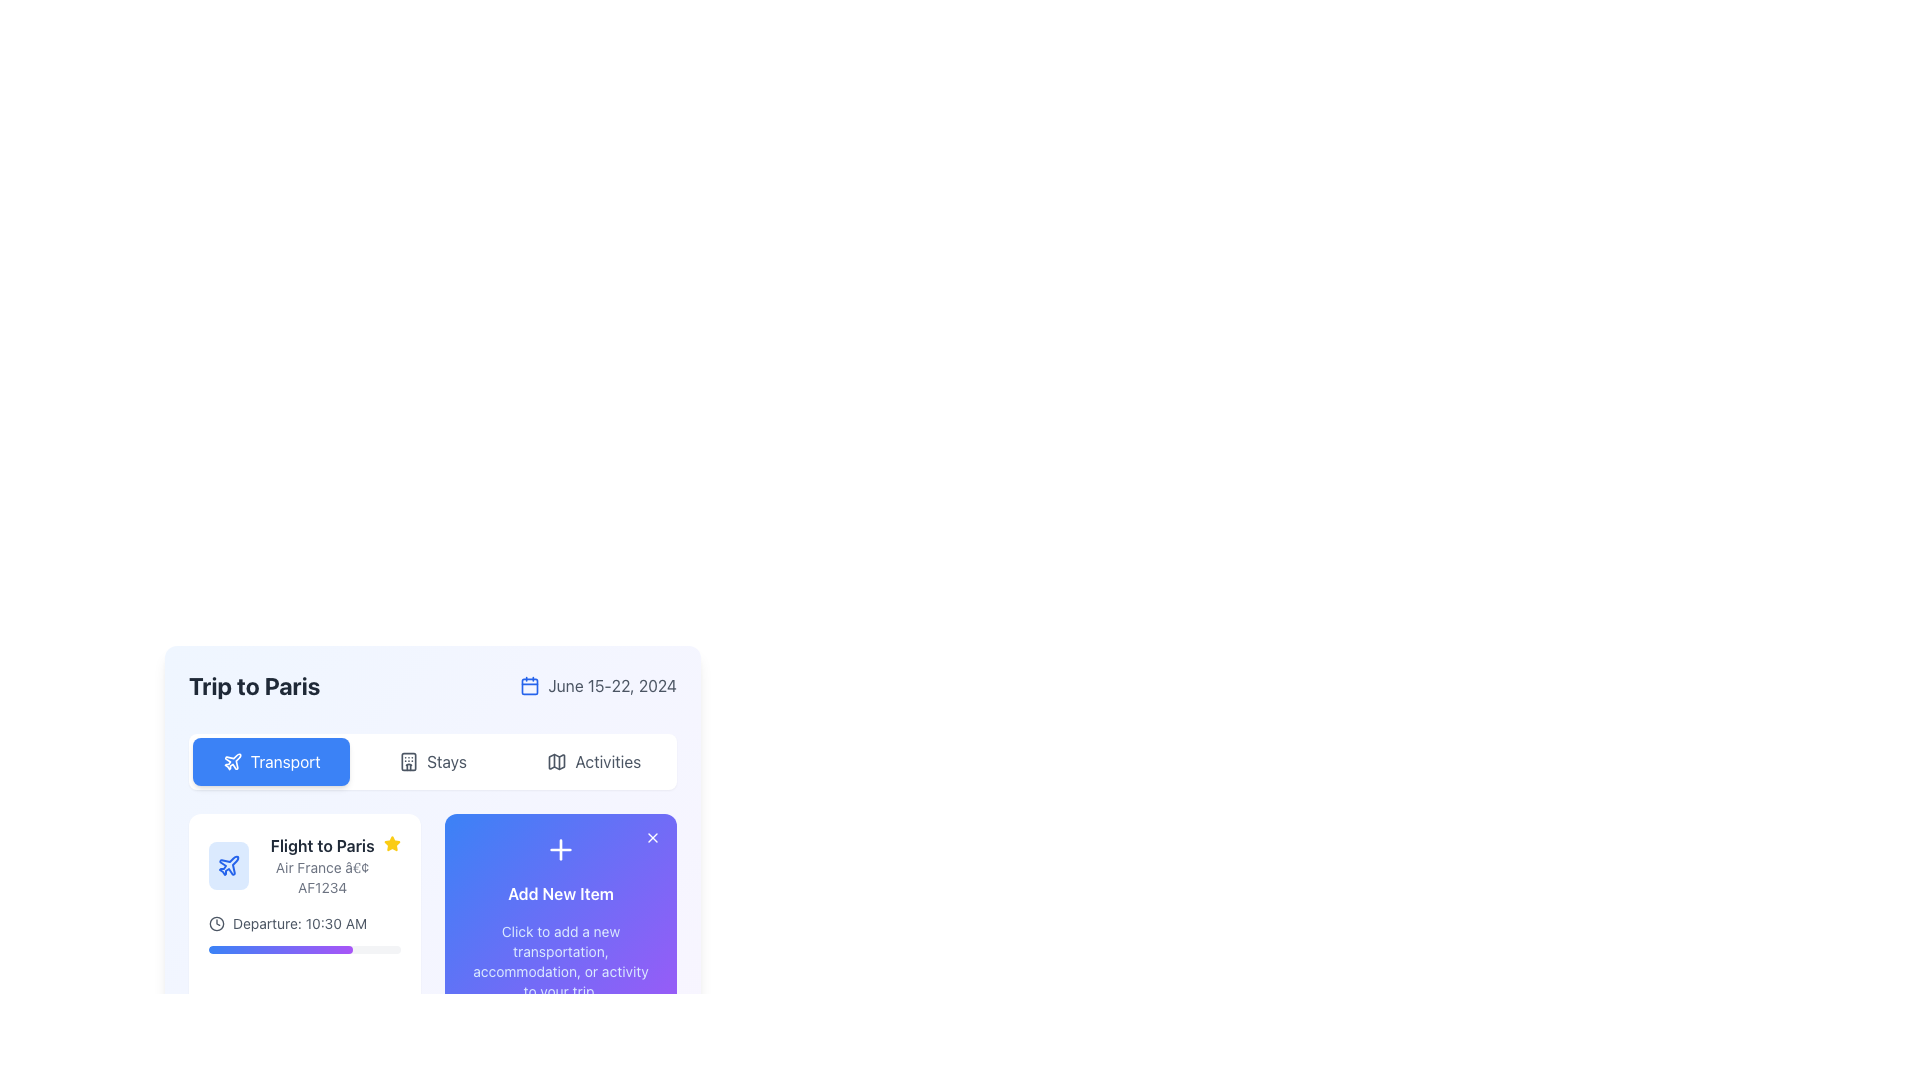 This screenshot has height=1080, width=1920. What do you see at coordinates (445, 762) in the screenshot?
I see `the navigational label/button located in the top-center section of the interface` at bounding box center [445, 762].